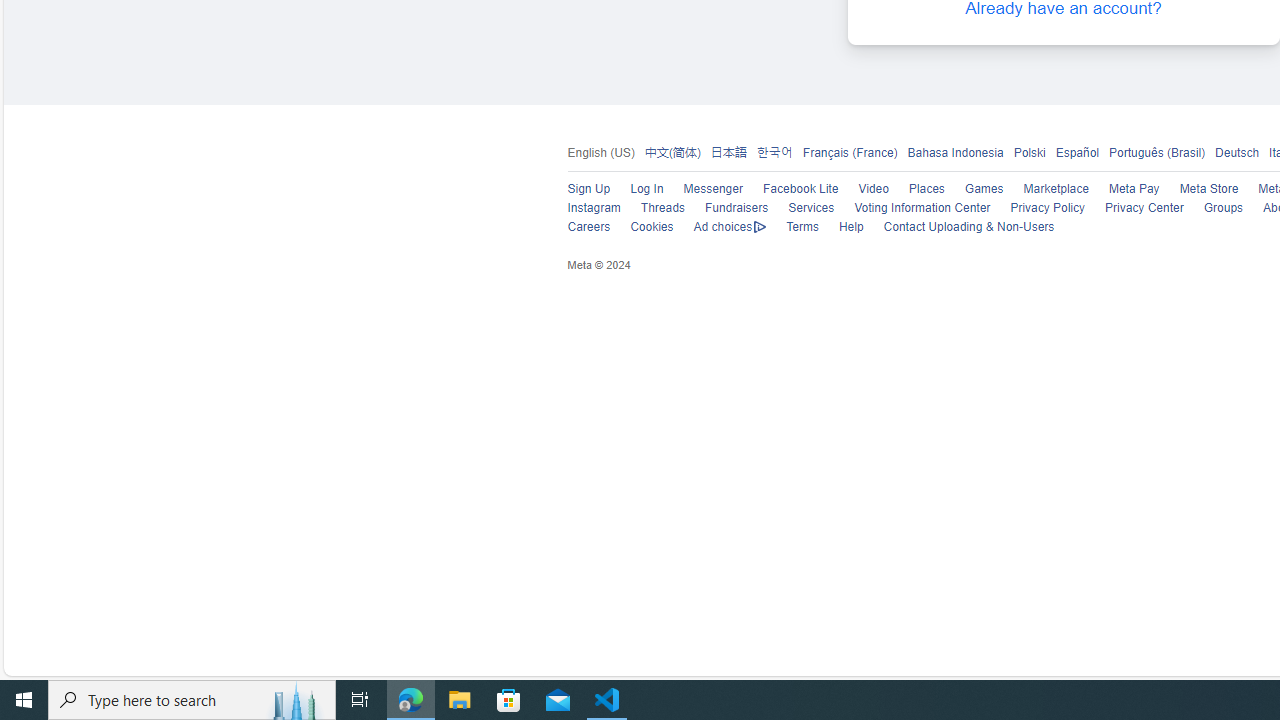  I want to click on 'Privacy Policy', so click(1037, 208).